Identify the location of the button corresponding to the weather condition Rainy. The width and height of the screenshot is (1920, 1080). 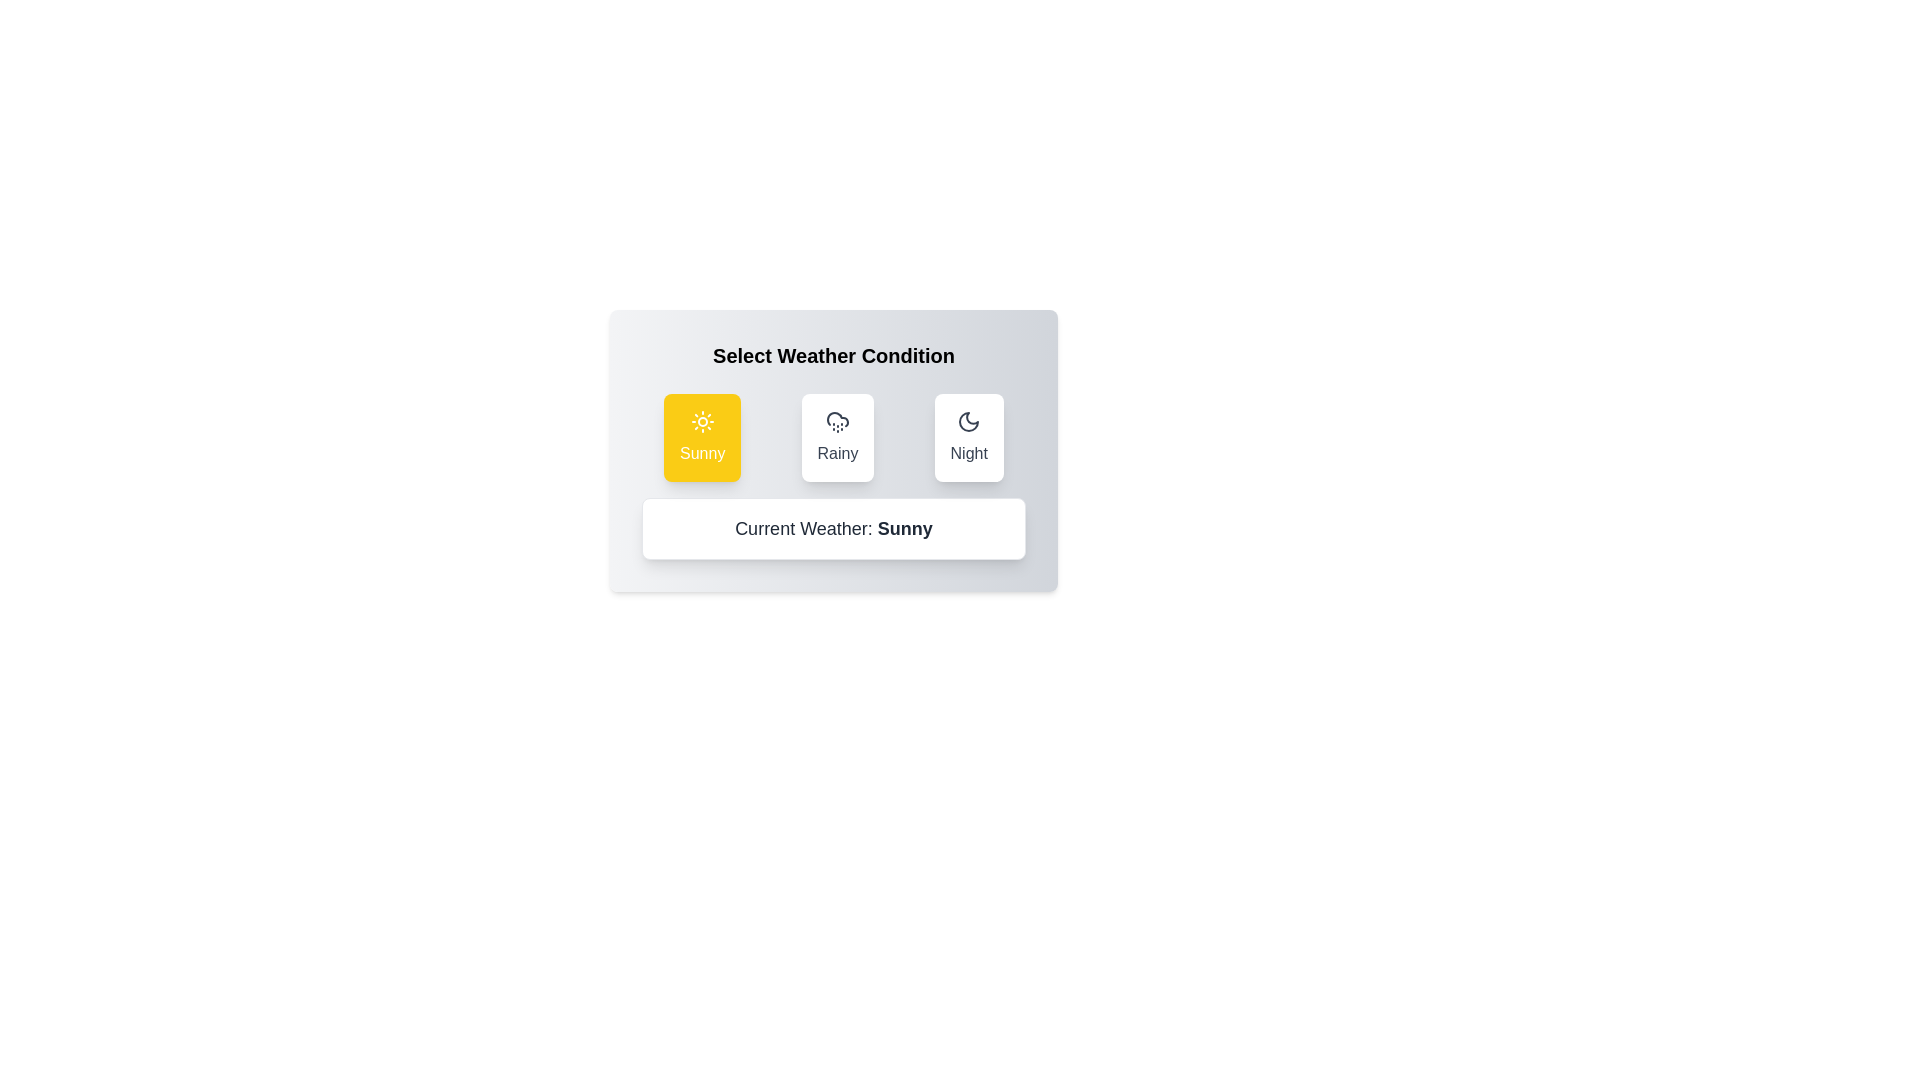
(836, 437).